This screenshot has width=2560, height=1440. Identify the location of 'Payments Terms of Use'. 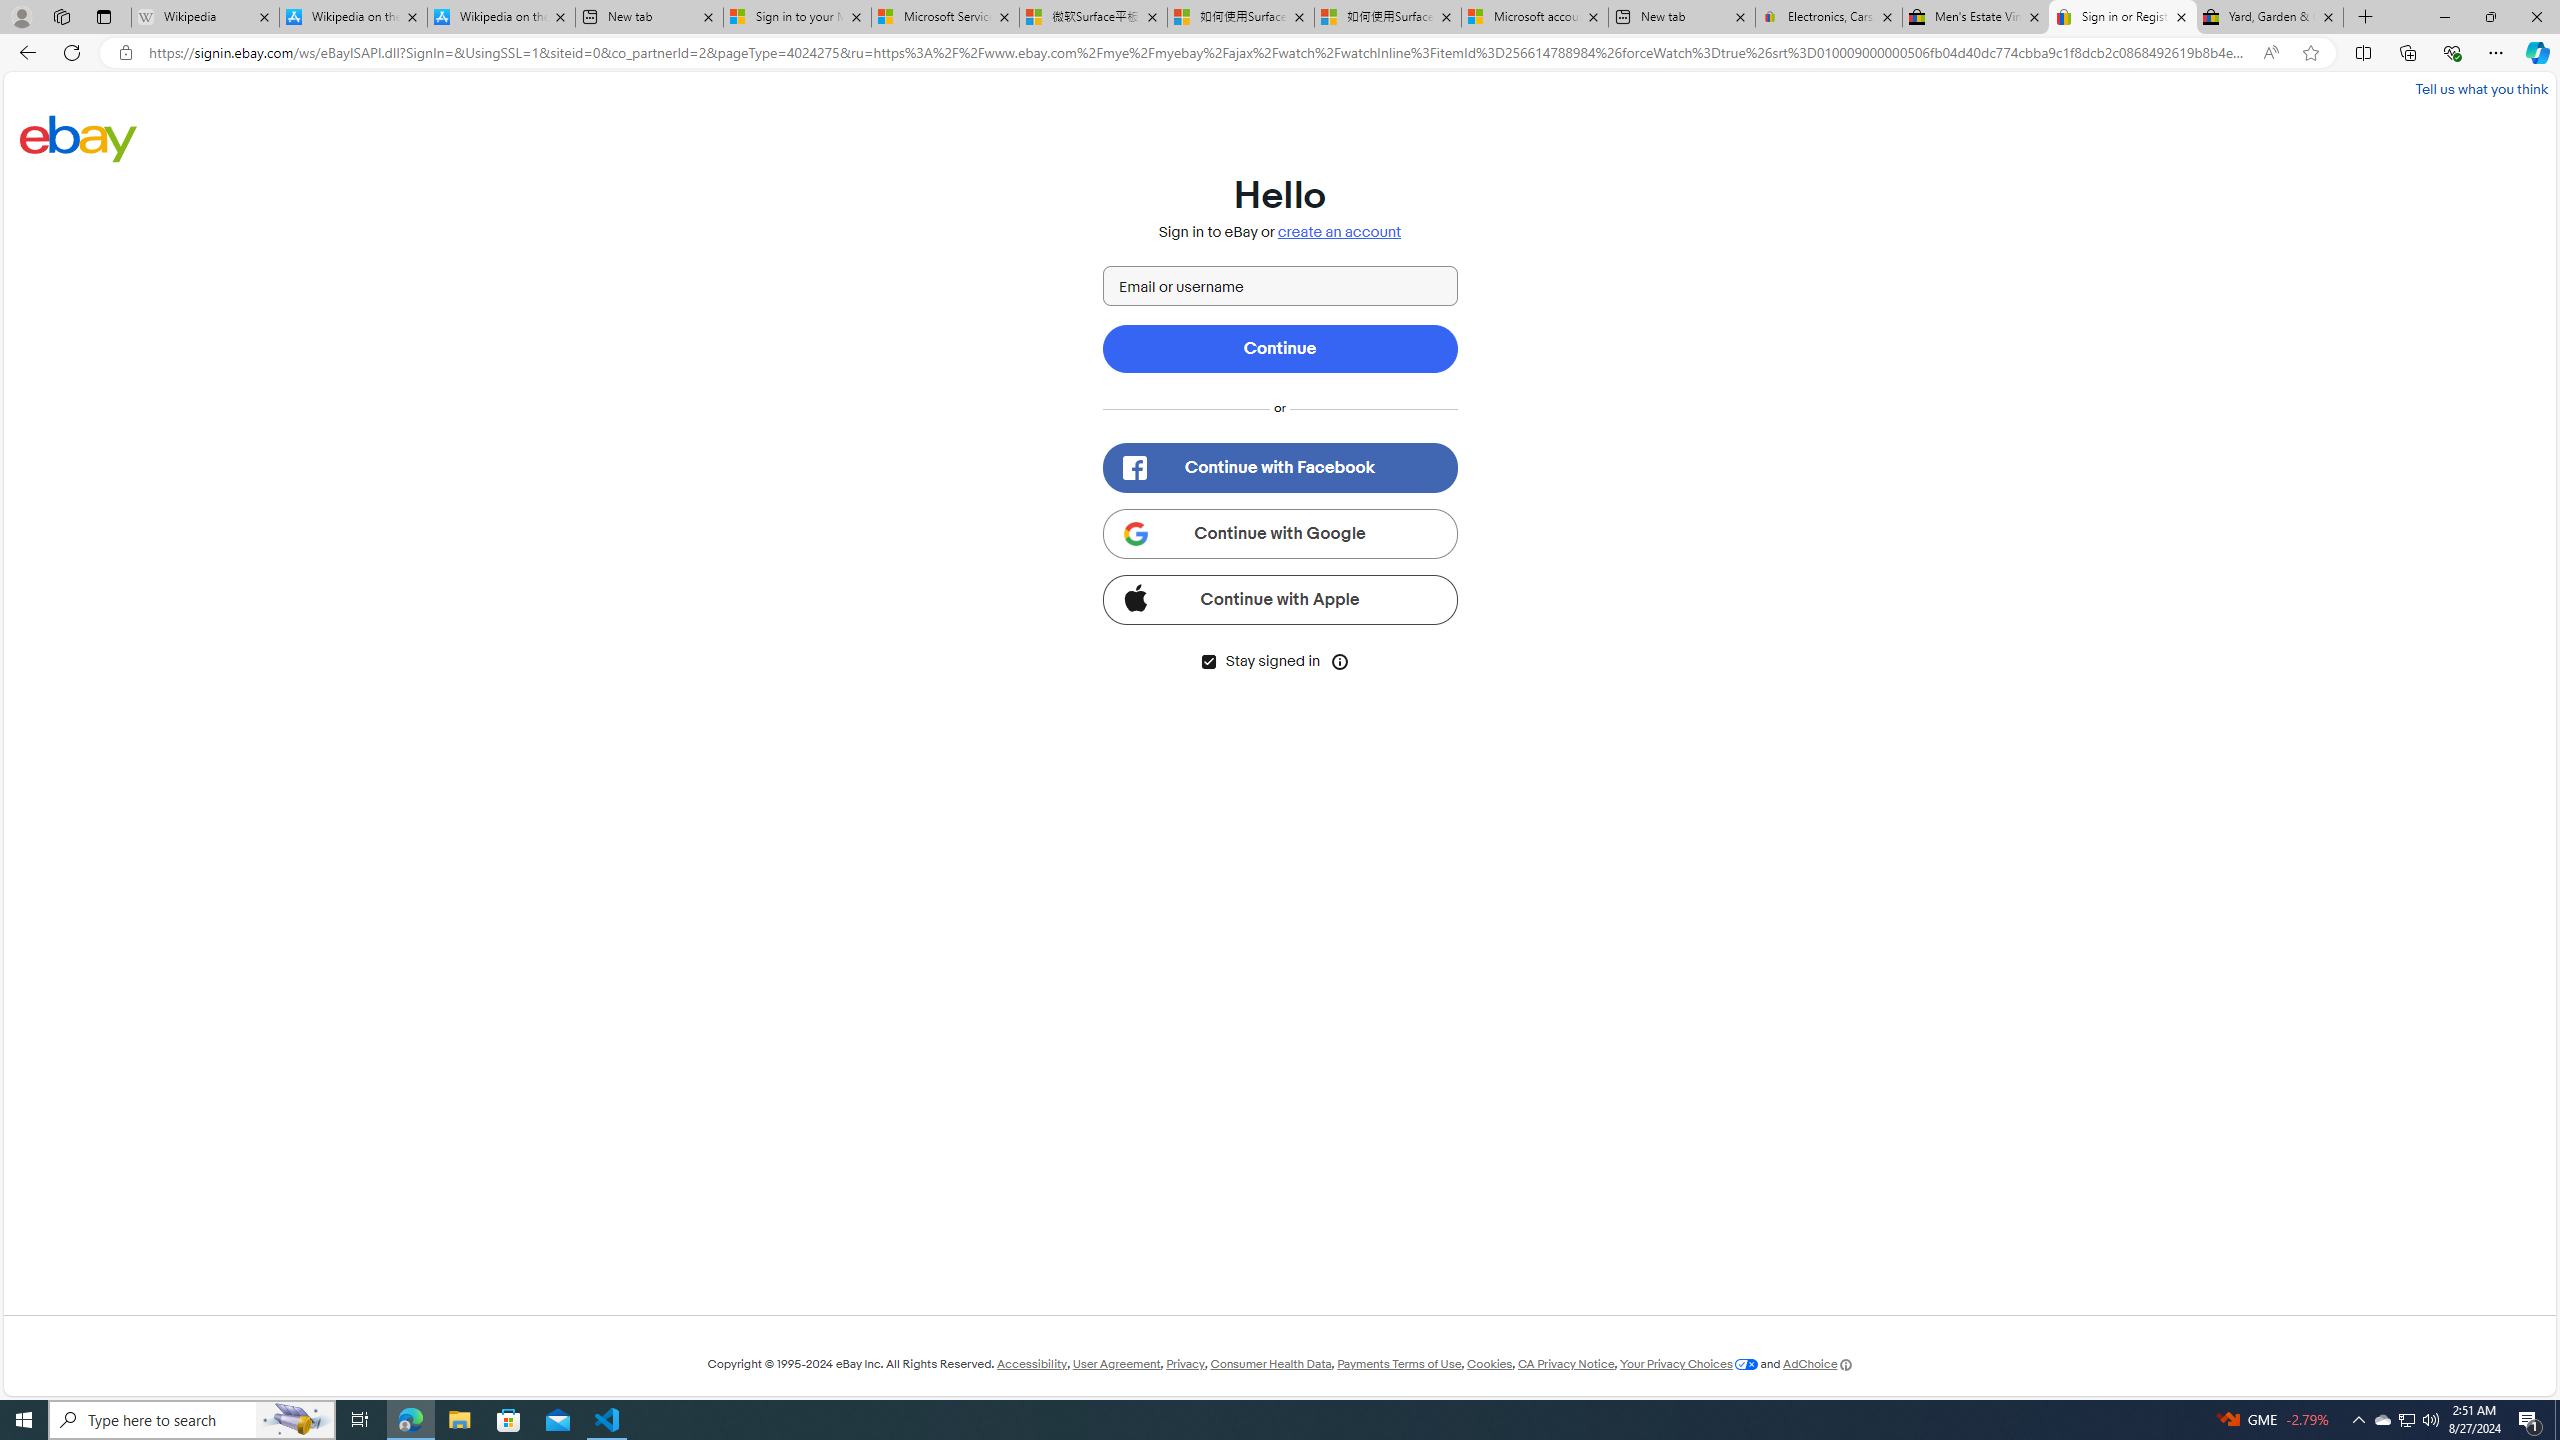
(1398, 1363).